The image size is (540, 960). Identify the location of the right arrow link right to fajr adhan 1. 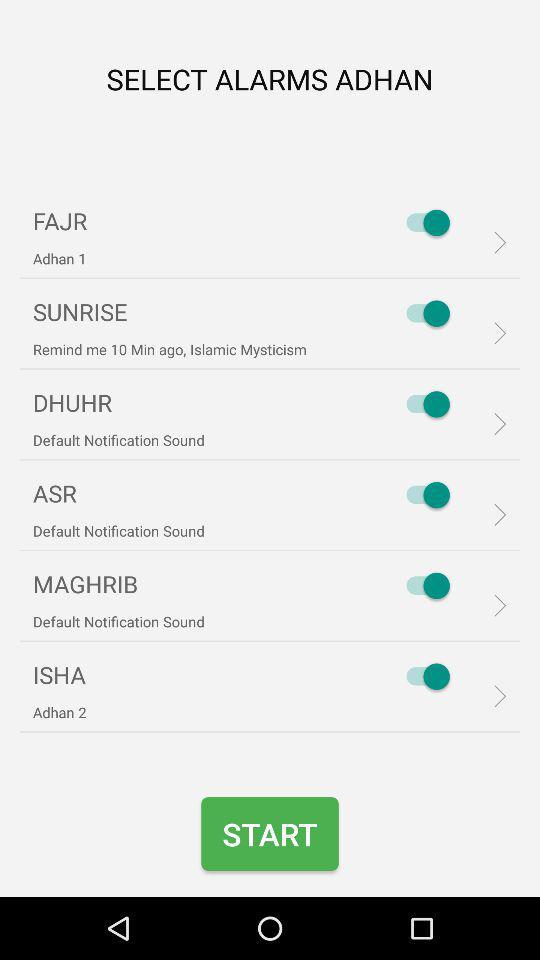
(492, 241).